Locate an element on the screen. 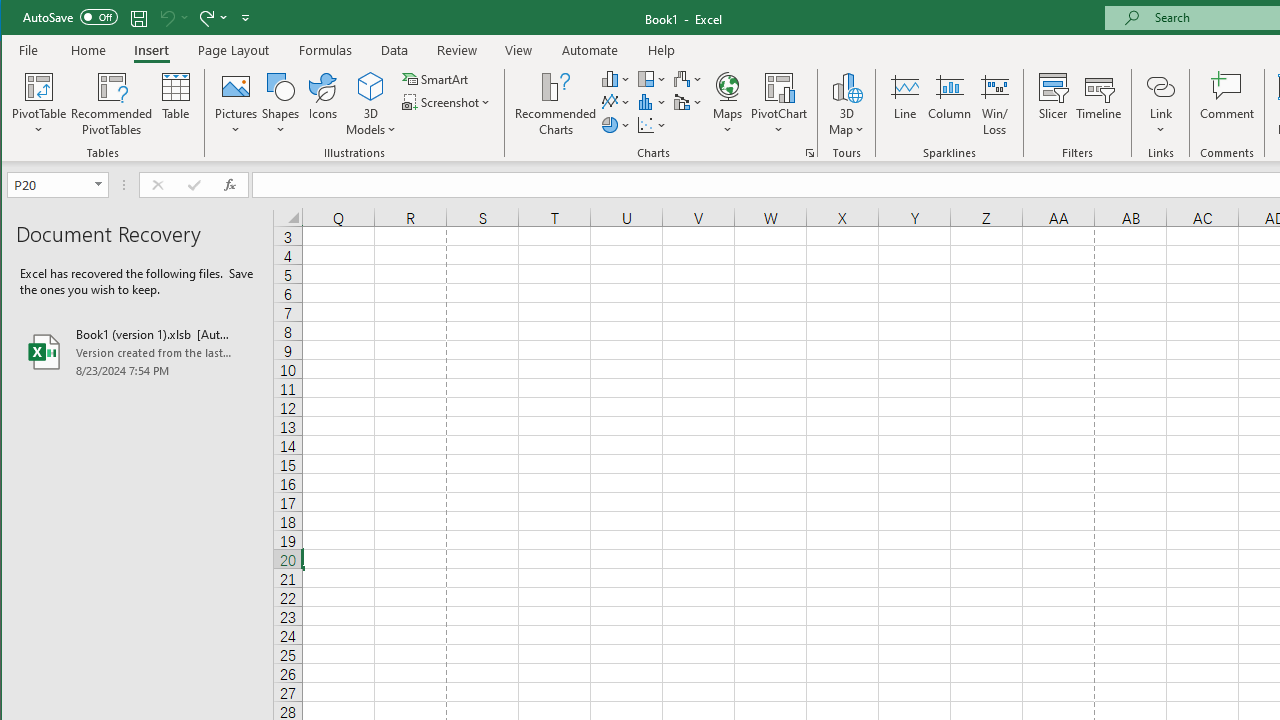  'PivotTable' is located at coordinates (39, 85).